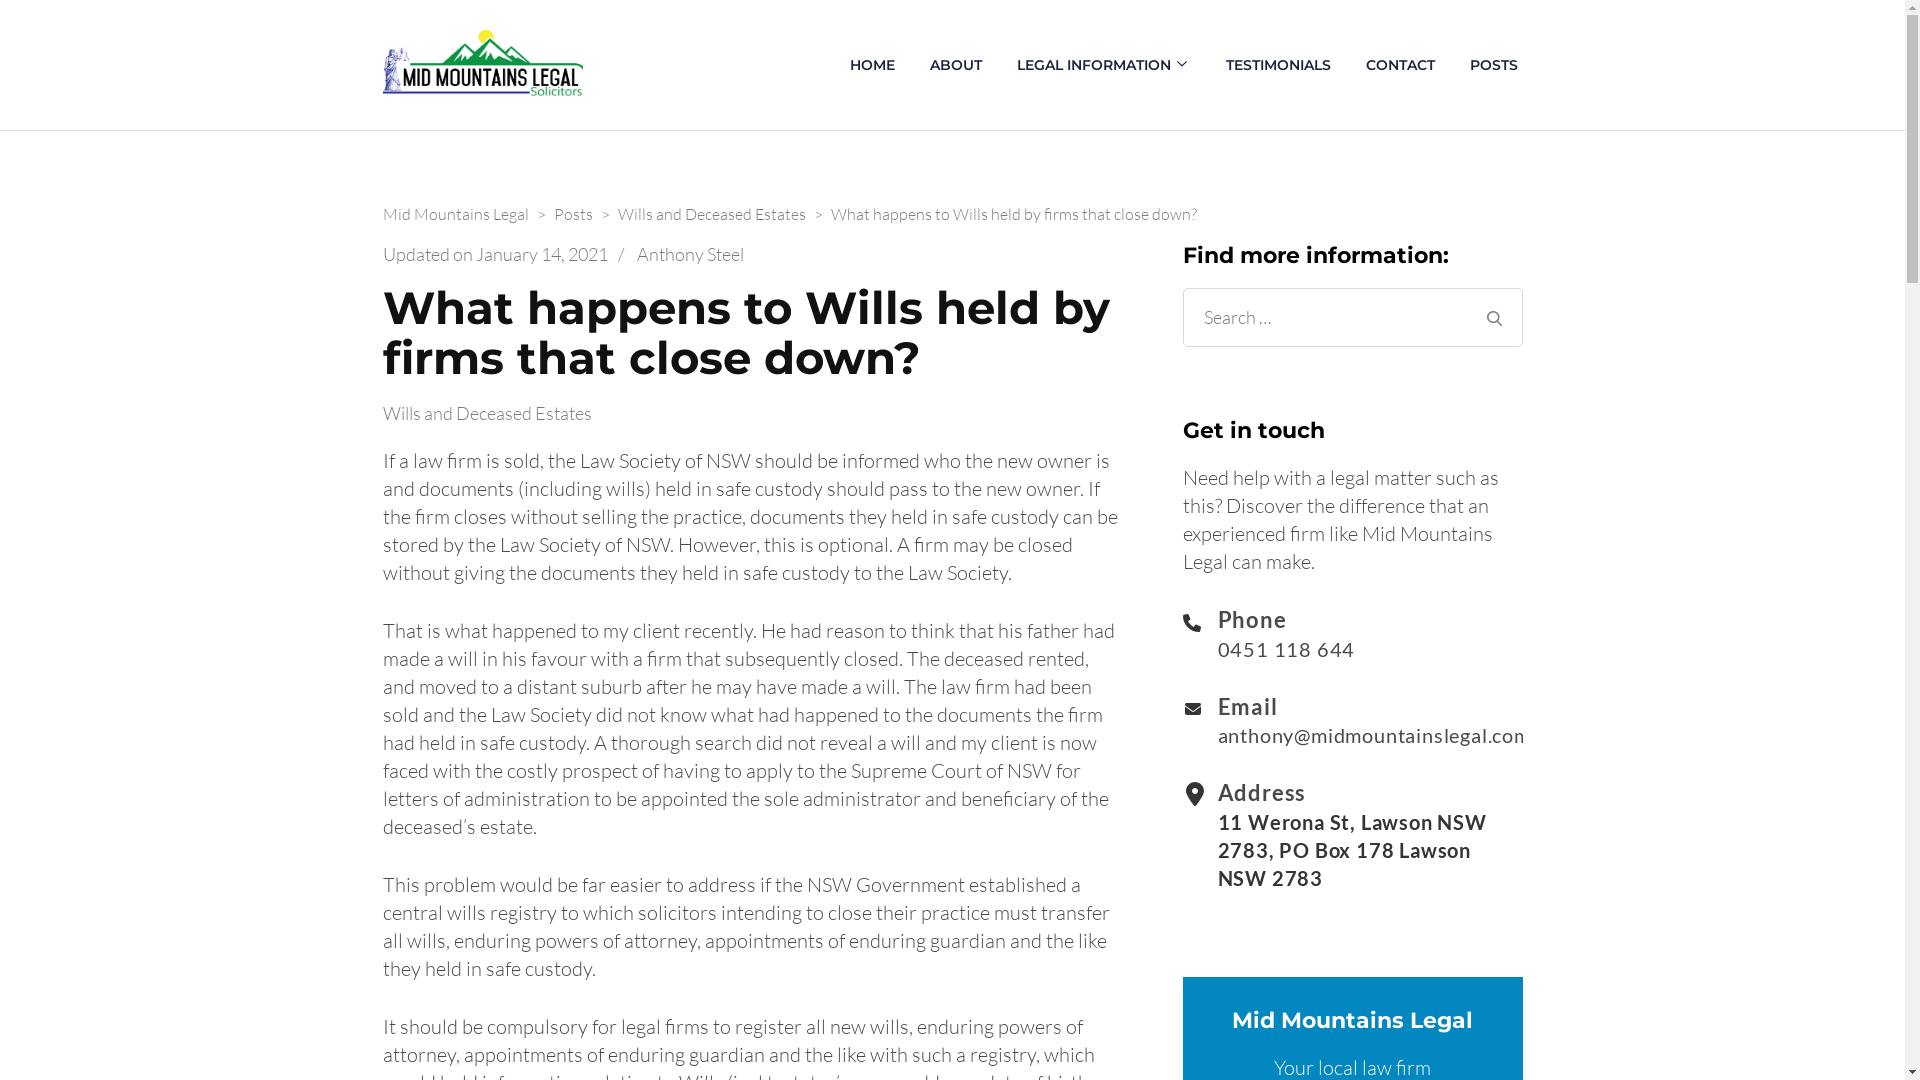 The image size is (1920, 1080). Describe the element at coordinates (1012, 64) in the screenshot. I see `'LEGAL INFORMATION'` at that location.